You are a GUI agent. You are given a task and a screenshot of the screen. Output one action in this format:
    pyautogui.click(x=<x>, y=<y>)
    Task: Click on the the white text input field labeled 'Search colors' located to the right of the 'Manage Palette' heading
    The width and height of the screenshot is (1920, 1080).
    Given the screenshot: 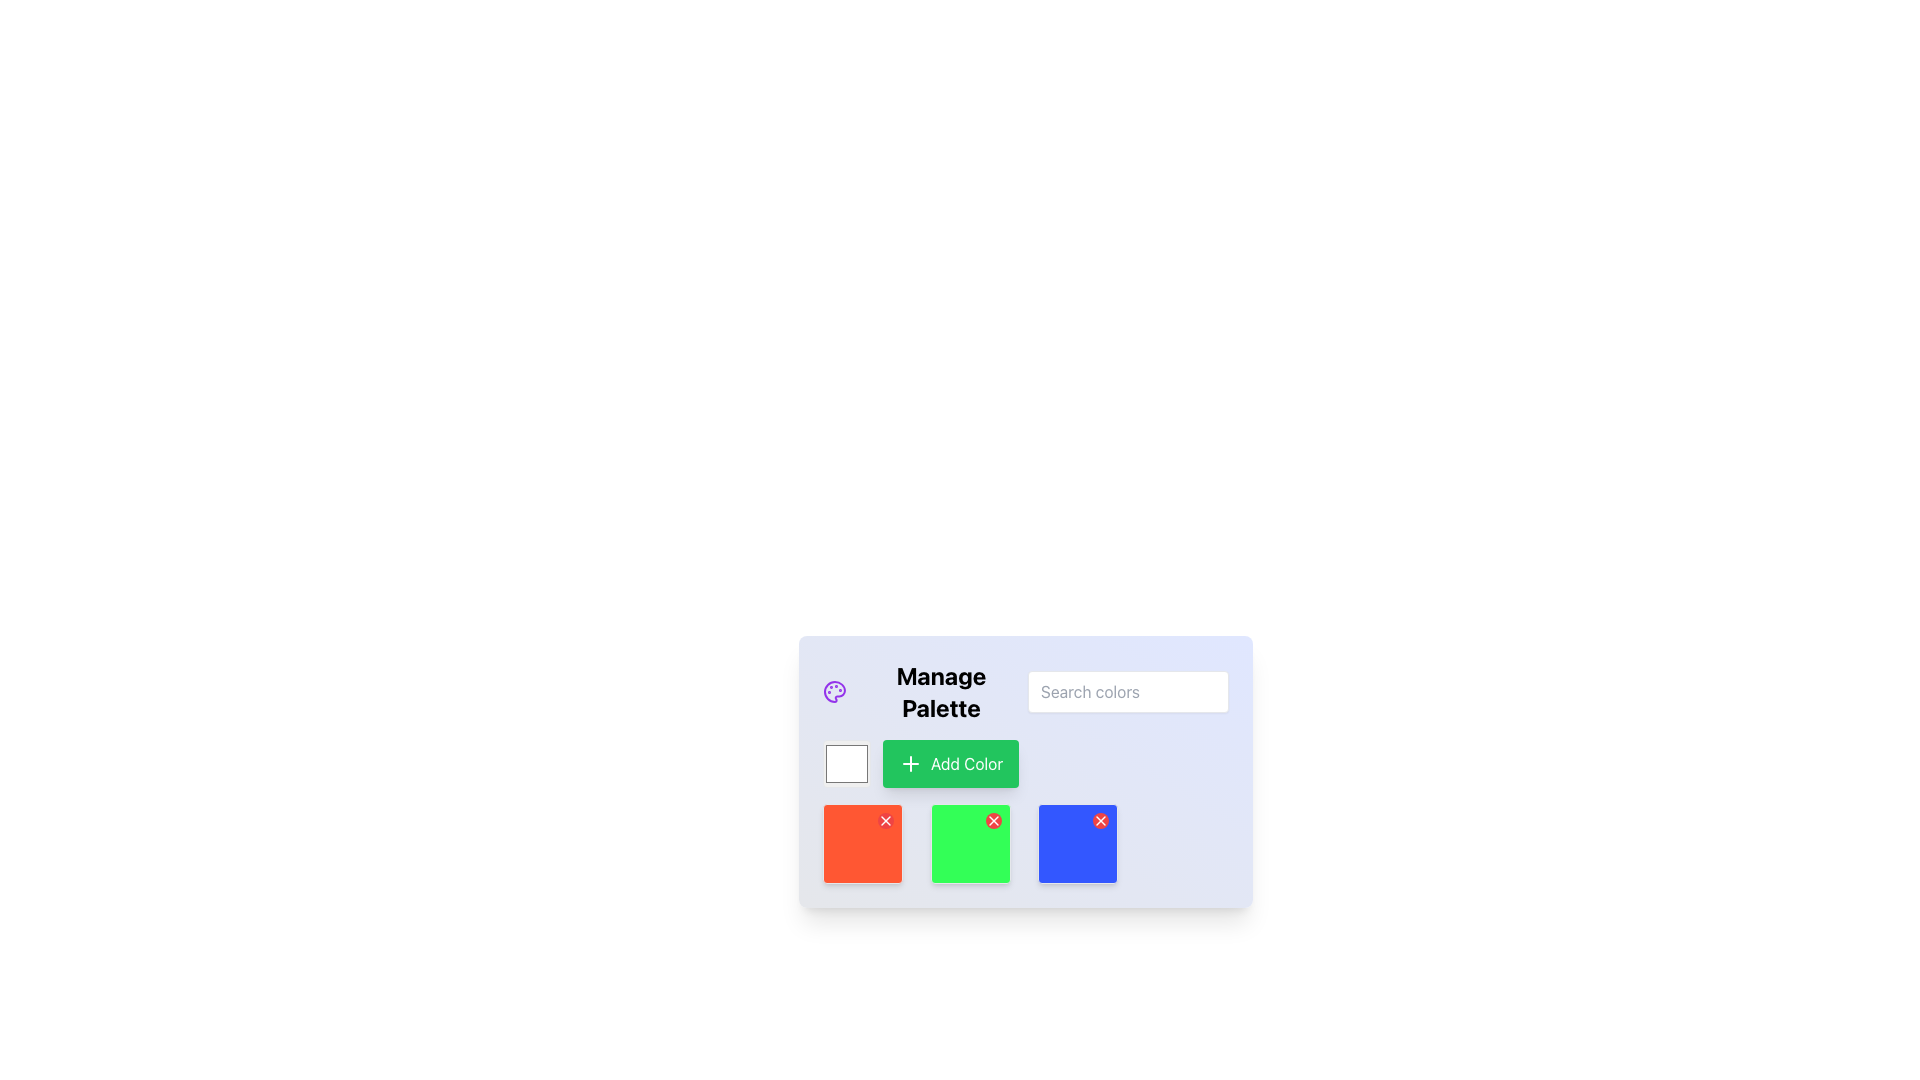 What is the action you would take?
    pyautogui.click(x=1026, y=690)
    